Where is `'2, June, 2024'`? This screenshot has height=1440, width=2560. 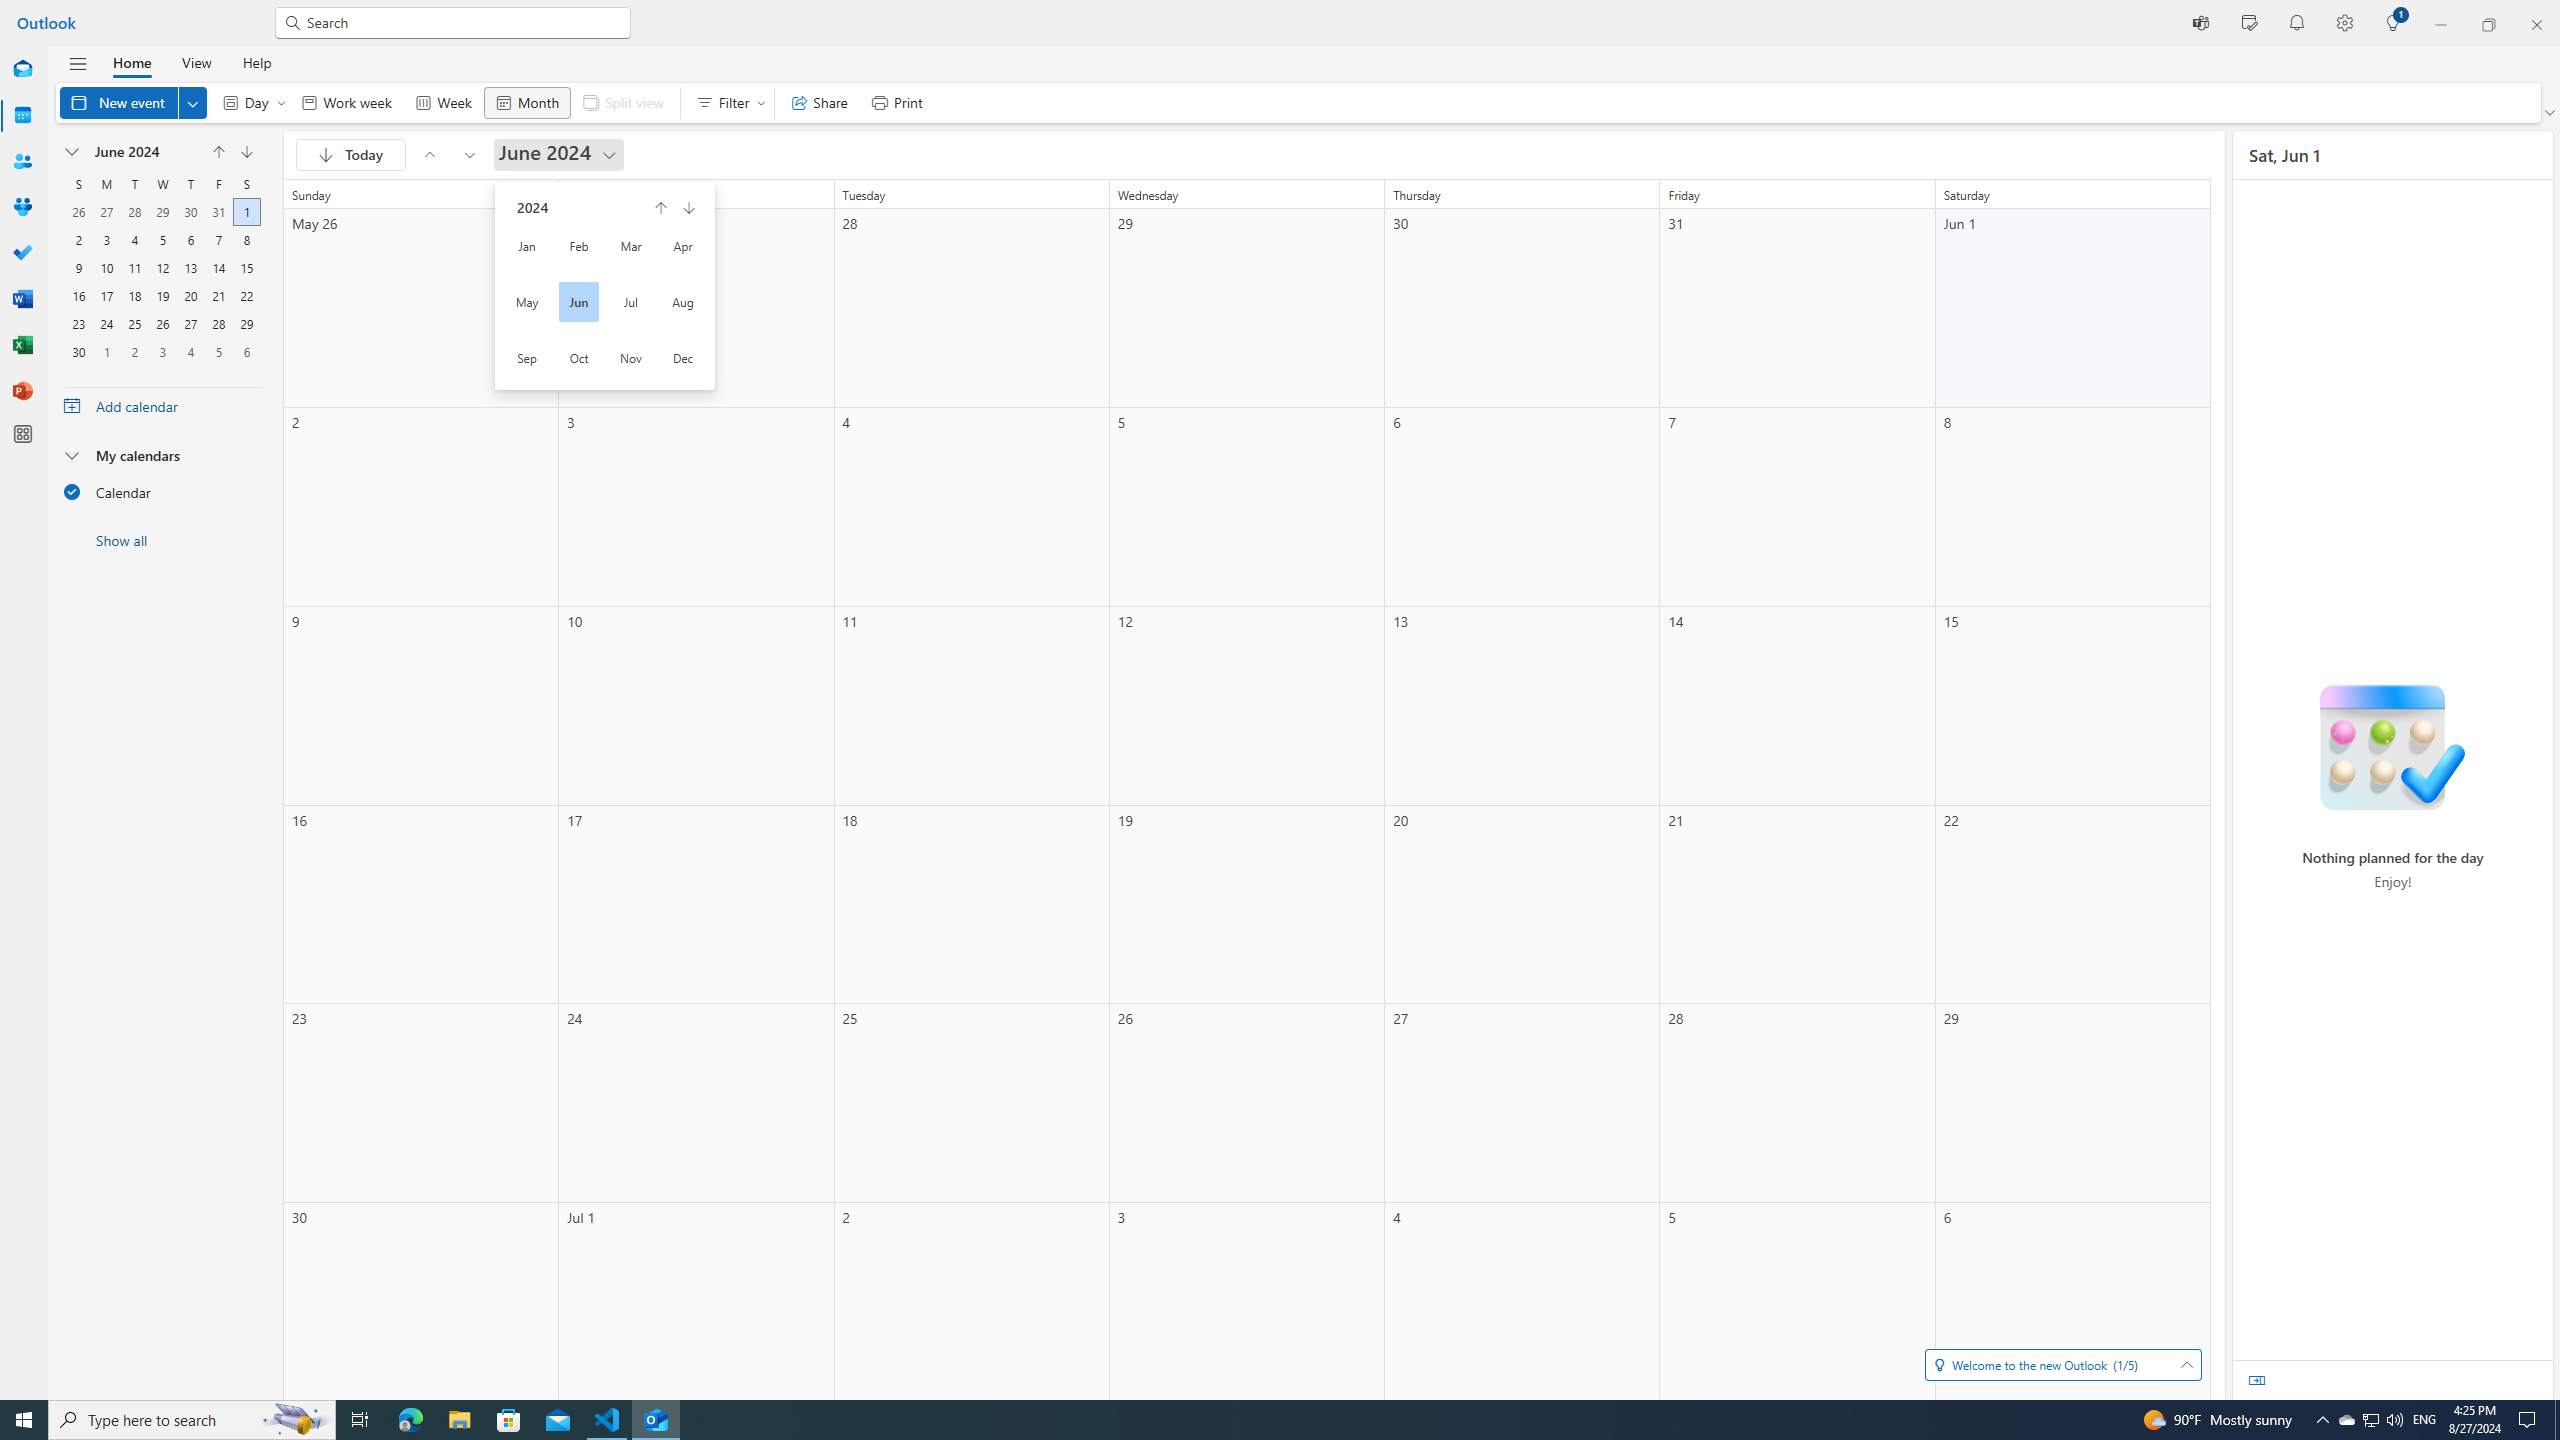
'2, June, 2024' is located at coordinates (78, 237).